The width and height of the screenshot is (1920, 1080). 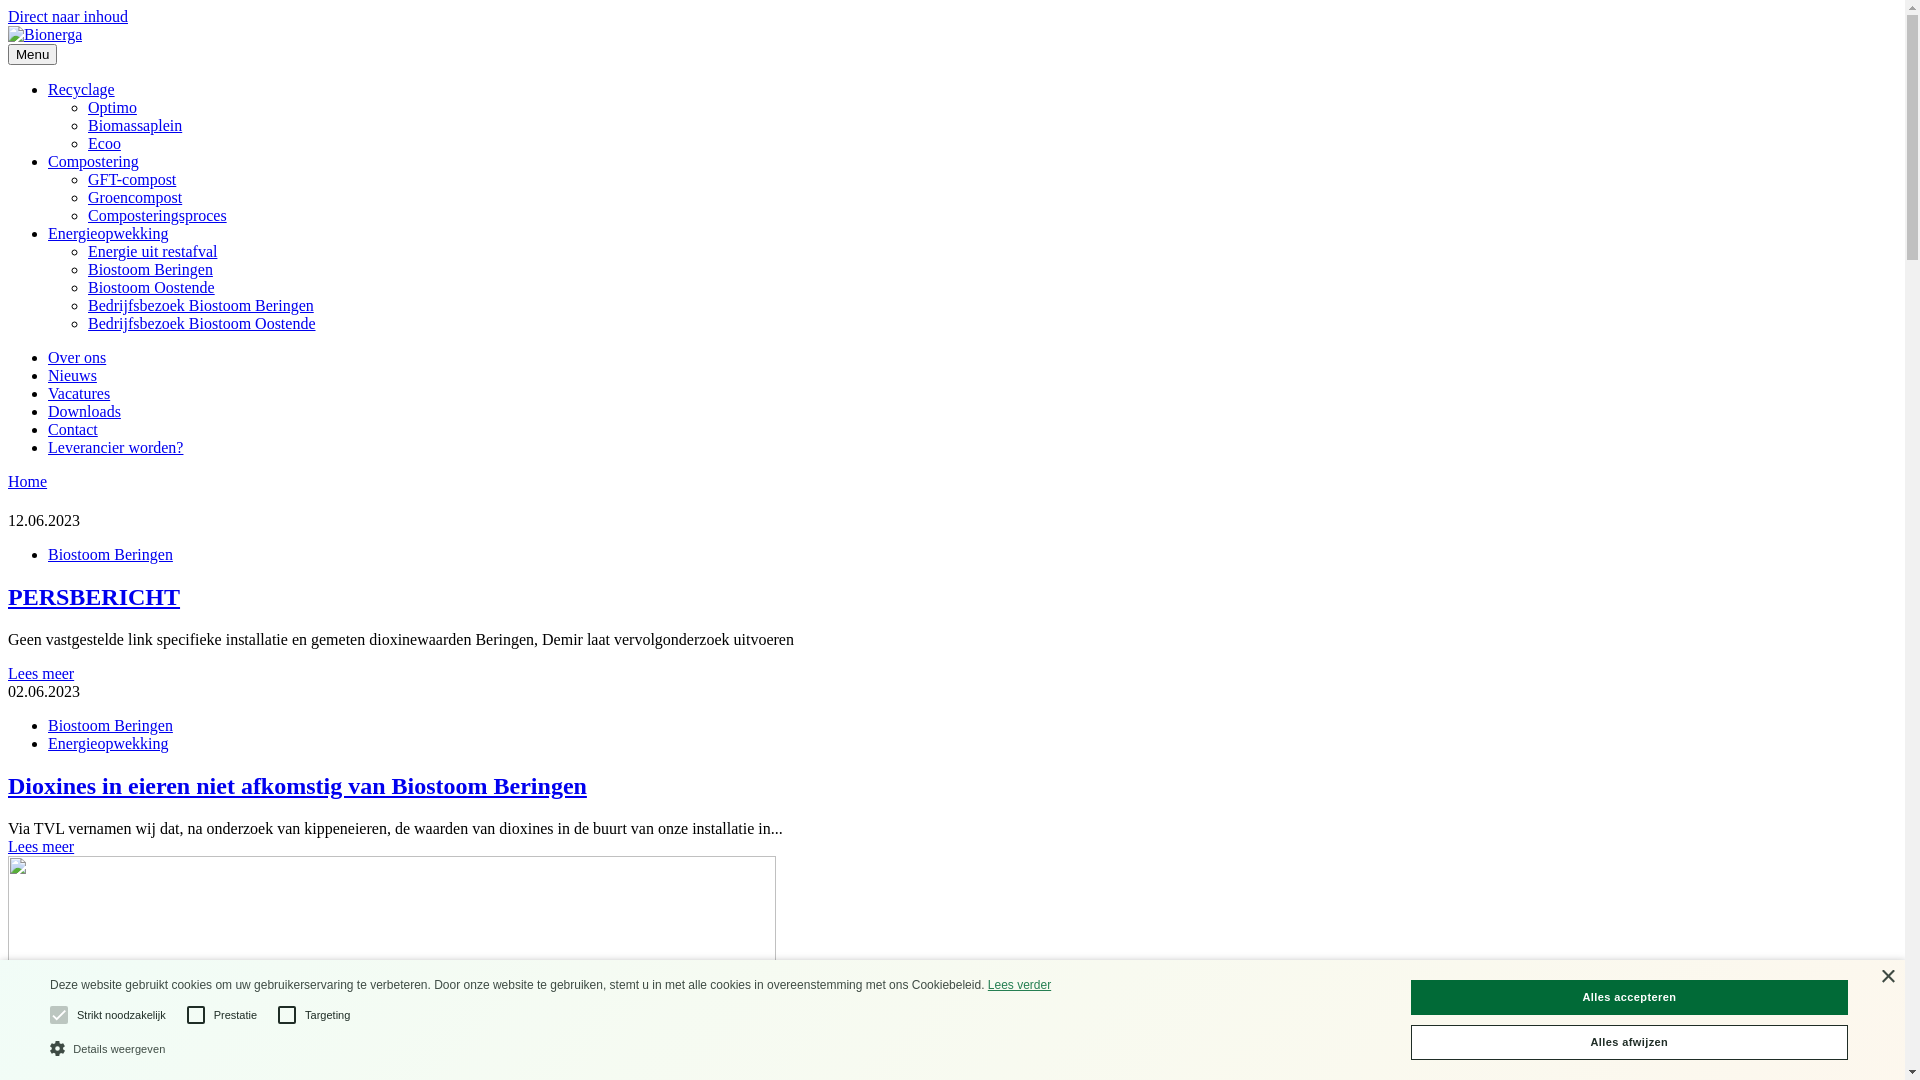 I want to click on 'Contact', so click(x=72, y=428).